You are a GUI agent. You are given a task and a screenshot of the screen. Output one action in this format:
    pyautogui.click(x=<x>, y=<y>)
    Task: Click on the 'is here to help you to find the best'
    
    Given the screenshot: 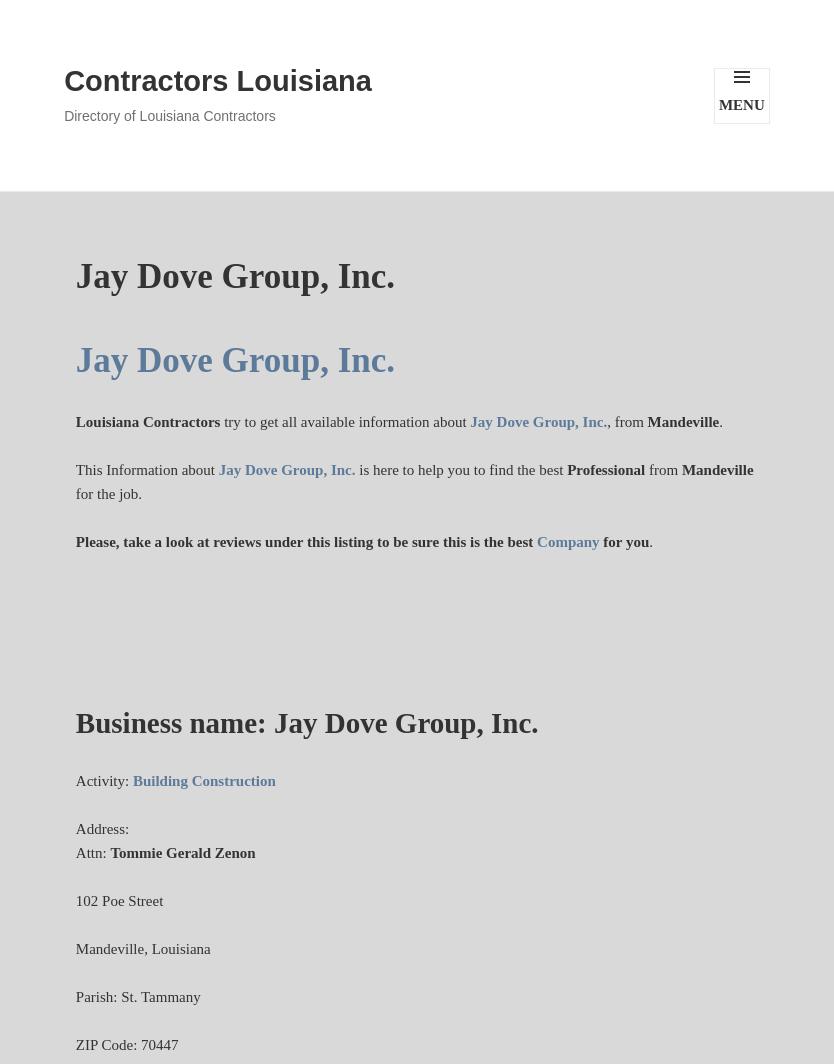 What is the action you would take?
    pyautogui.click(x=461, y=469)
    